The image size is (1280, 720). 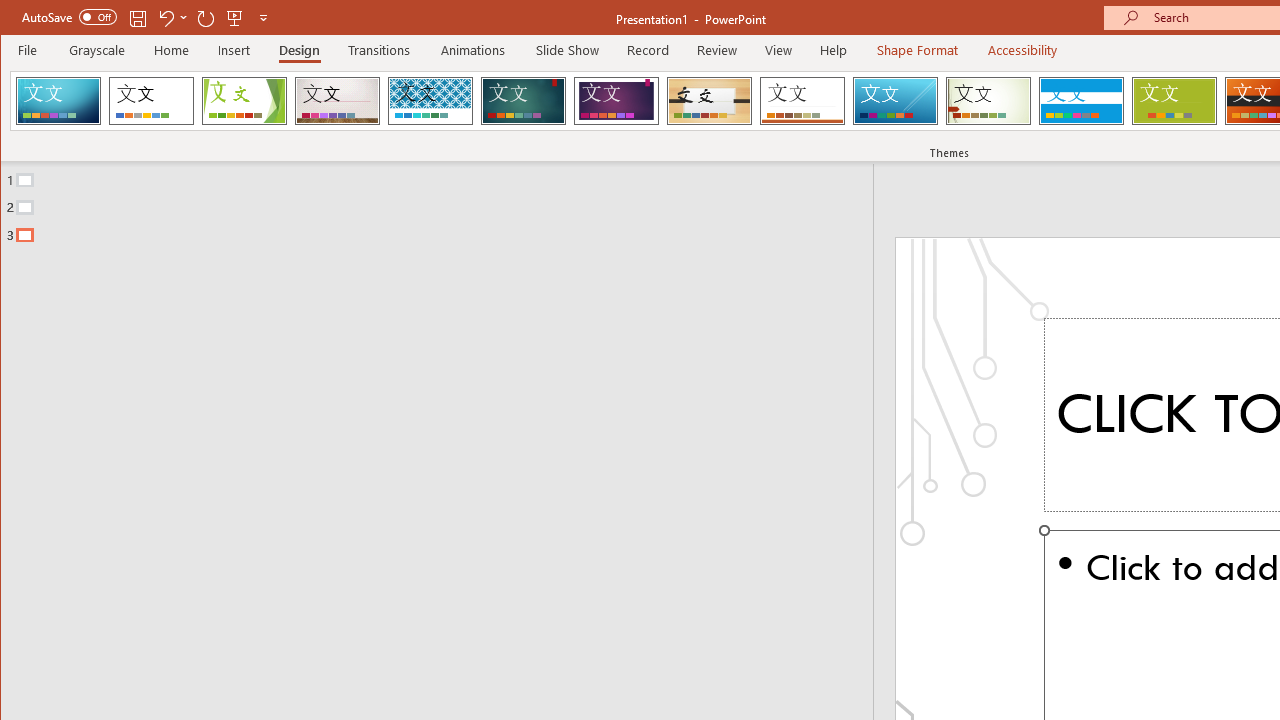 What do you see at coordinates (1174, 100) in the screenshot?
I see `'Basis'` at bounding box center [1174, 100].